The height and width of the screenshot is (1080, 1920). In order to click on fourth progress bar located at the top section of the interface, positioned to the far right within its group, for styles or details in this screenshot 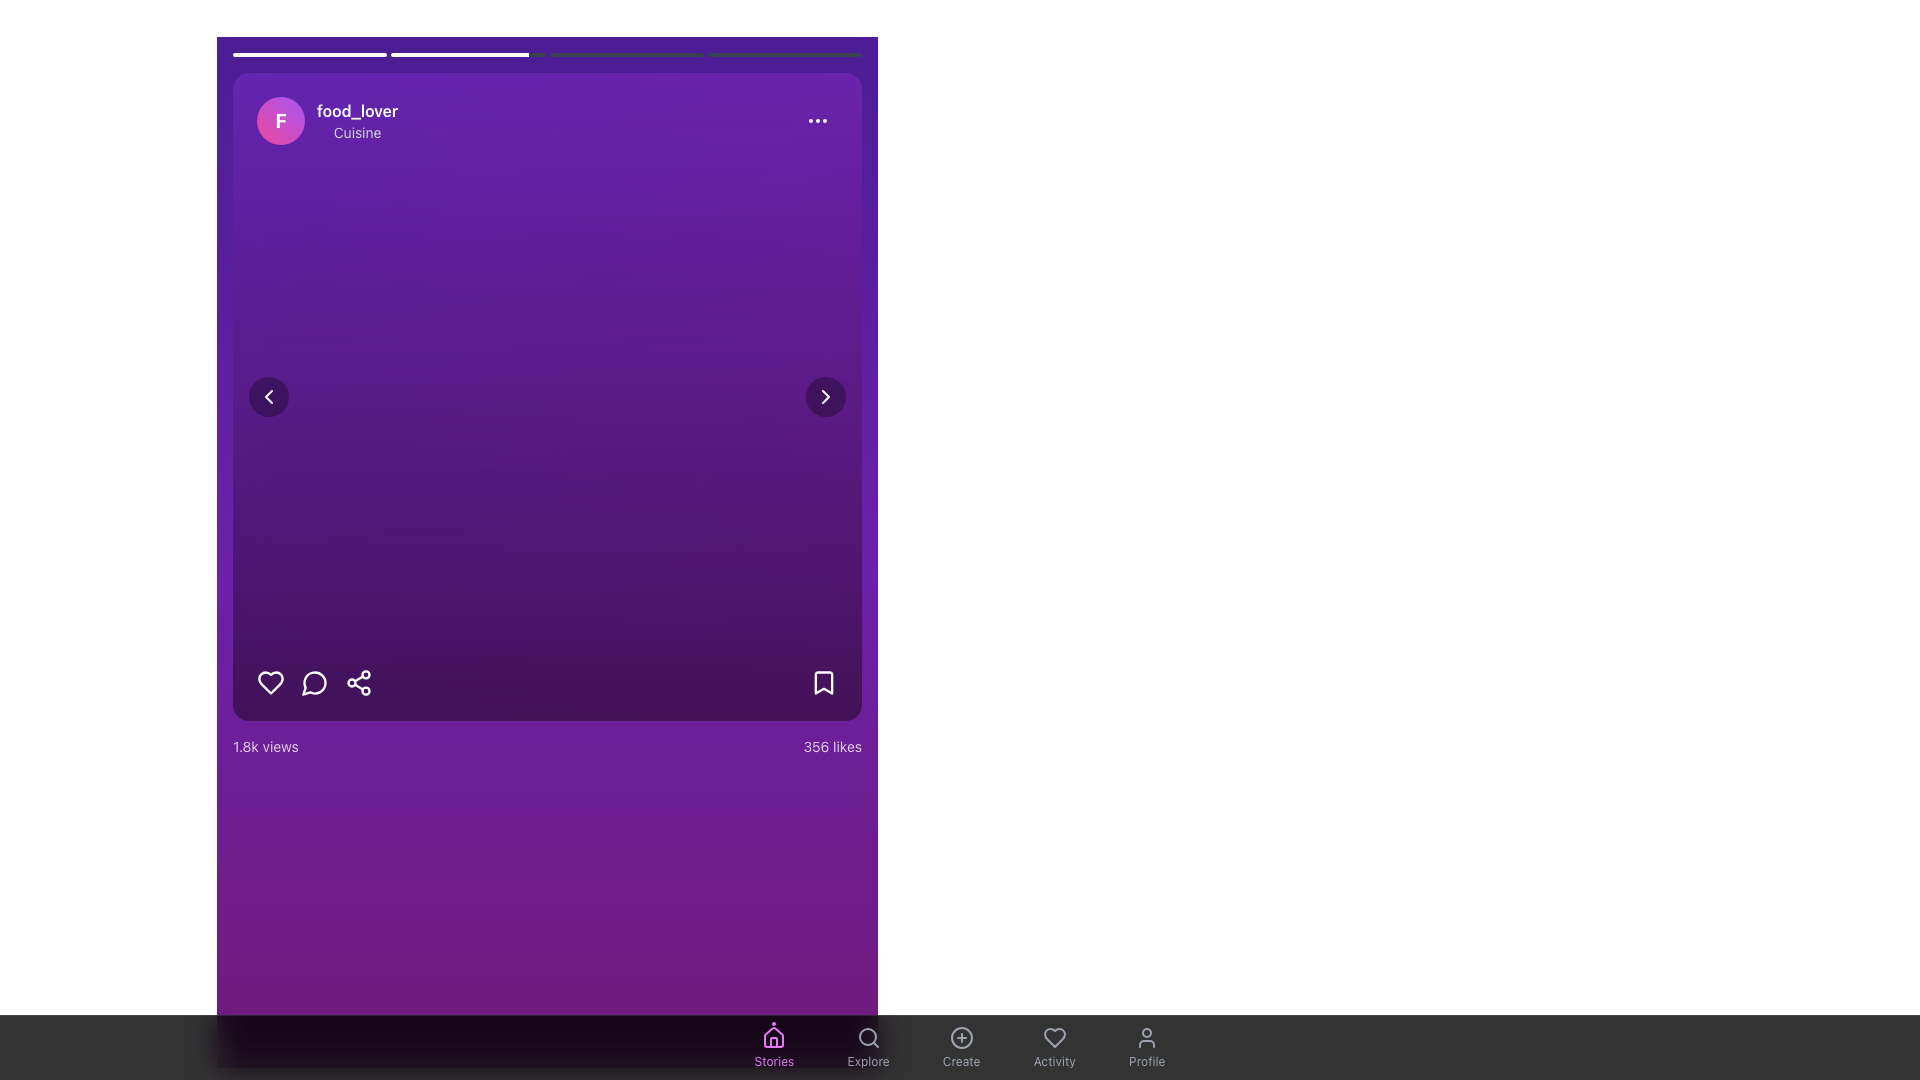, I will do `click(783, 53)`.